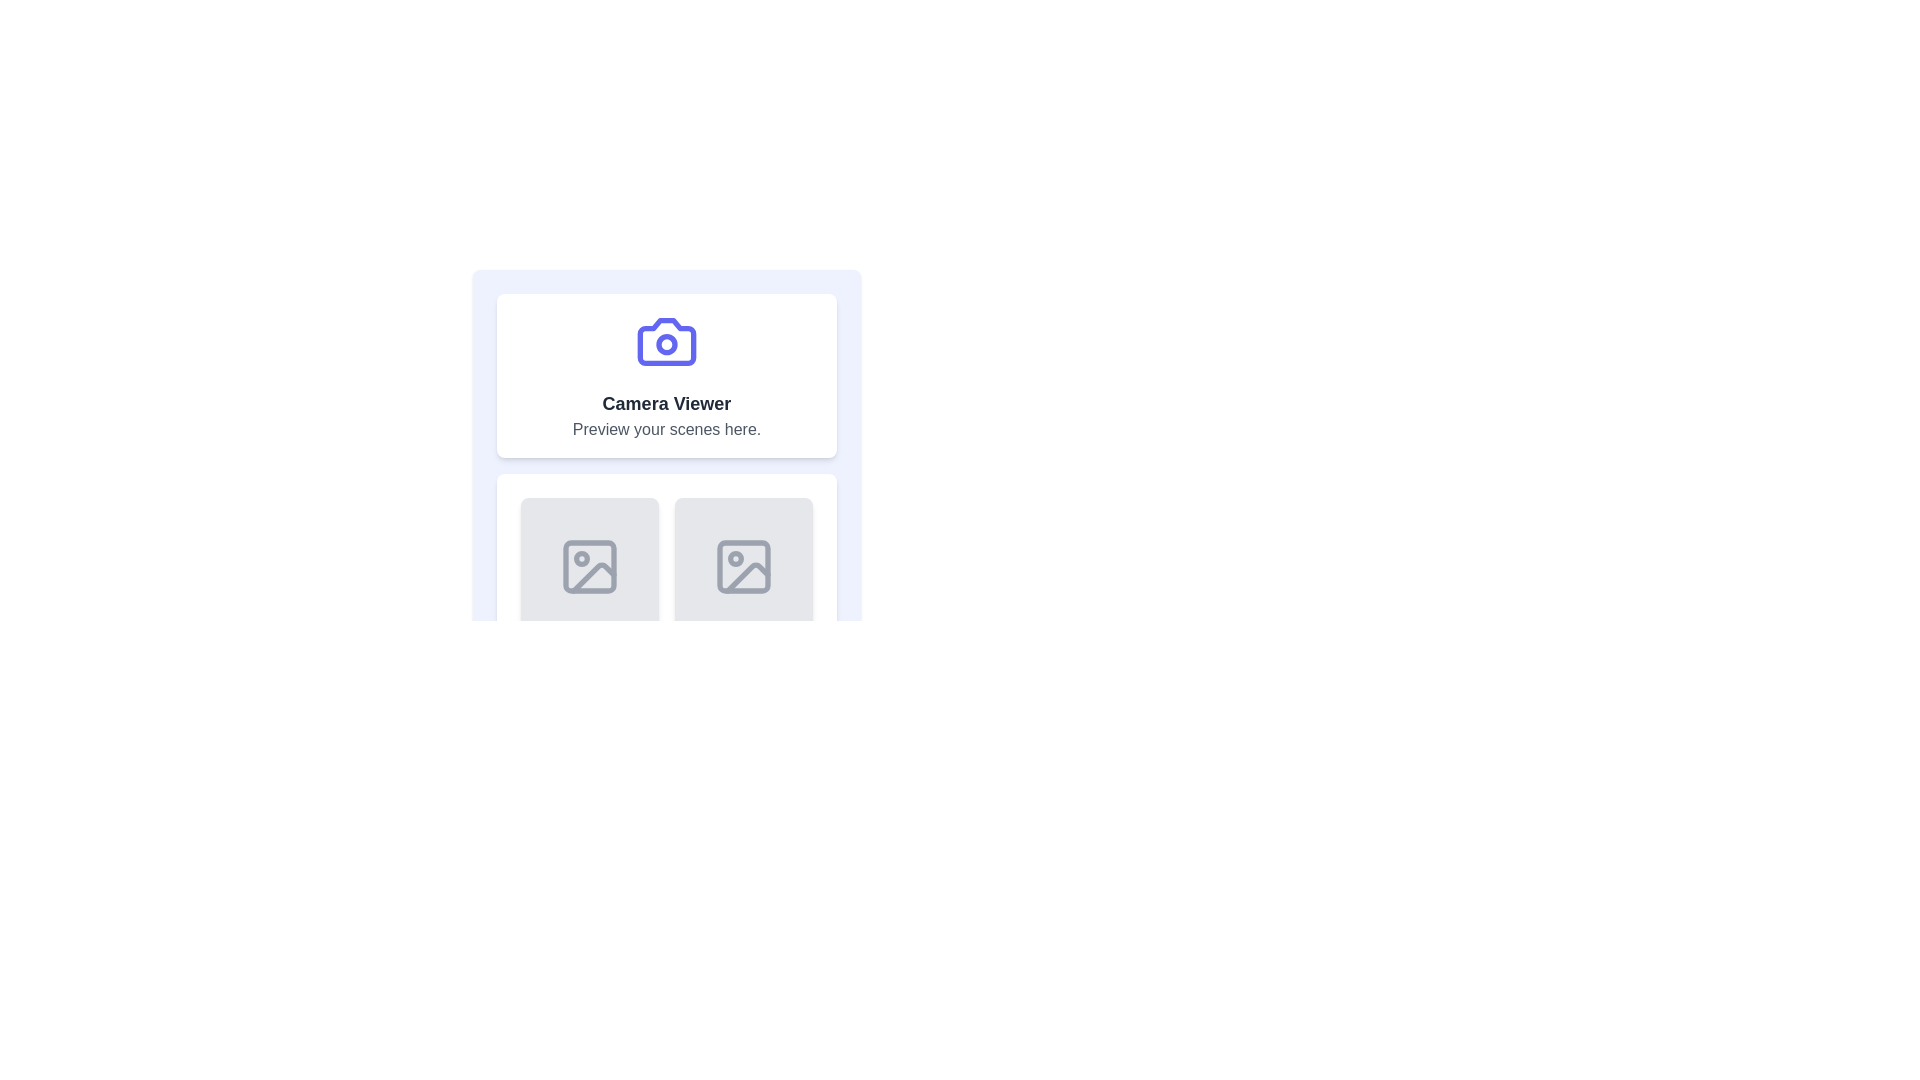  What do you see at coordinates (589, 567) in the screenshot?
I see `the clickable placeholder or image preview area with a soft gray background and a centered image icon located below the 'Camera Viewer' section` at bounding box center [589, 567].